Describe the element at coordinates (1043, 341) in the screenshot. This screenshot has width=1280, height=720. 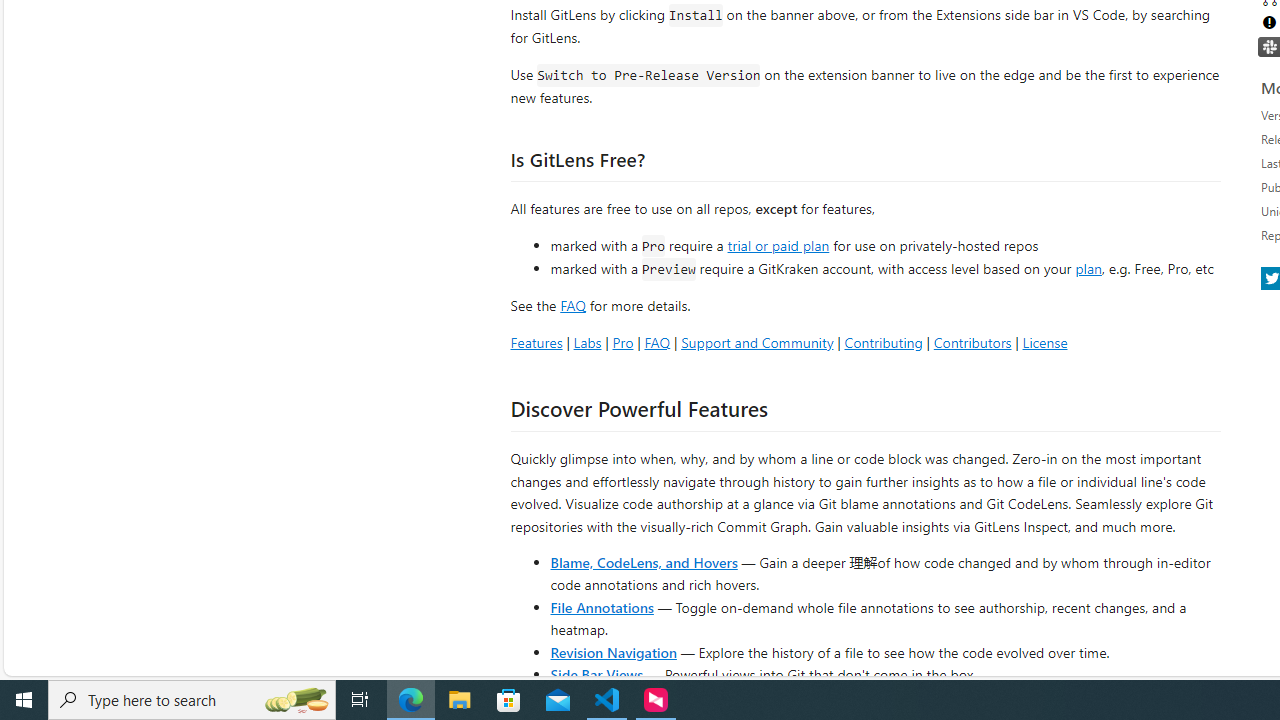
I see `'License'` at that location.